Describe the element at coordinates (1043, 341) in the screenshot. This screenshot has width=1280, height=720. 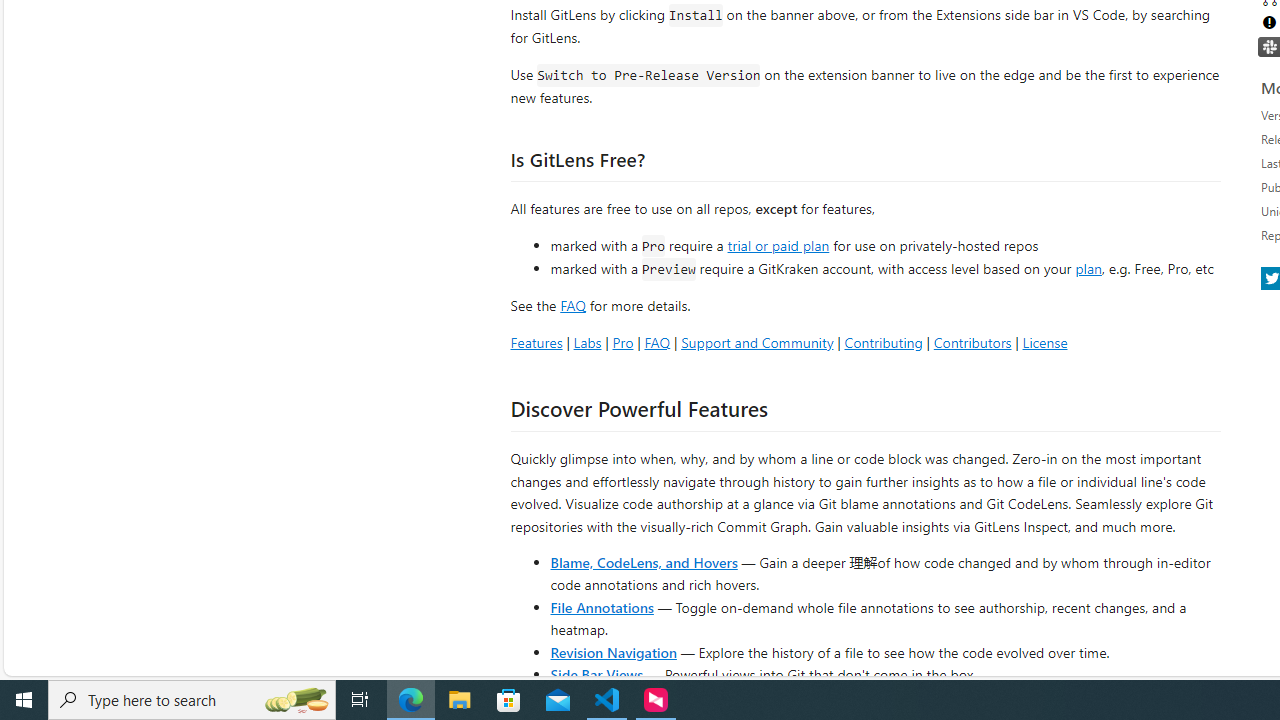
I see `'License'` at that location.